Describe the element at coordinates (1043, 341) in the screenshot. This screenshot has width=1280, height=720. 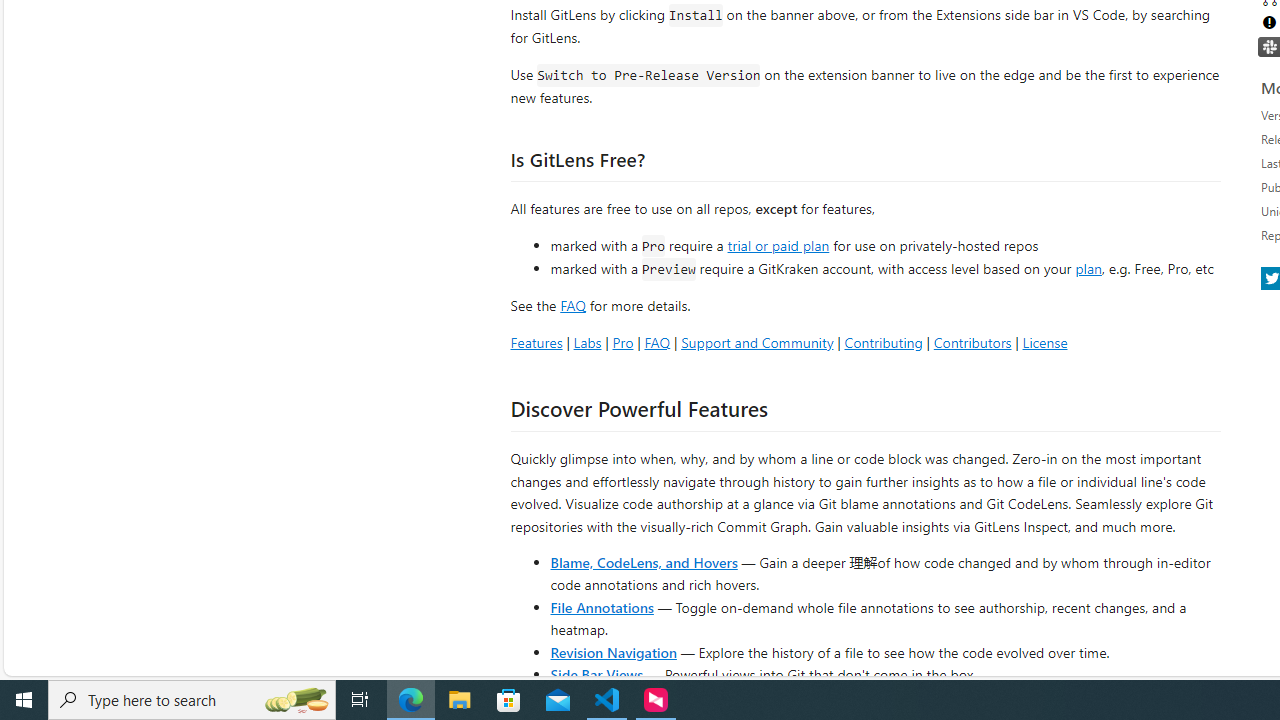
I see `'License'` at that location.